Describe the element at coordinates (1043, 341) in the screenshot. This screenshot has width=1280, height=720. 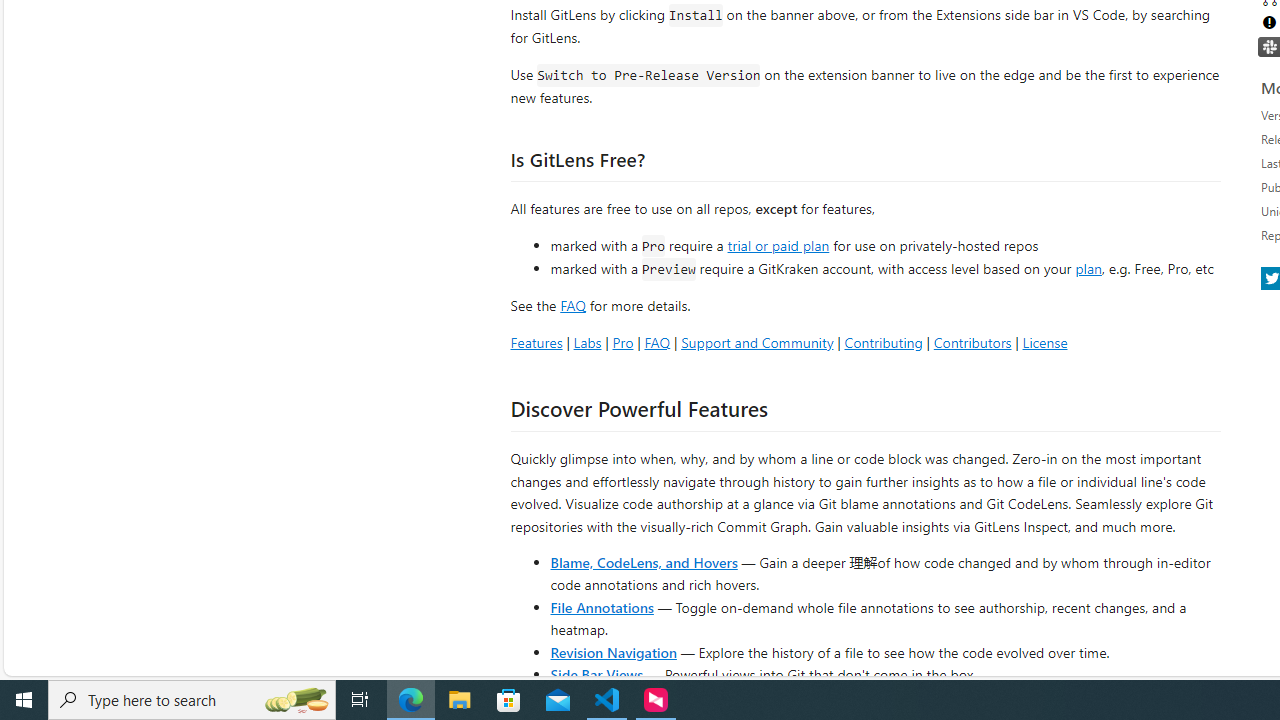
I see `'License'` at that location.